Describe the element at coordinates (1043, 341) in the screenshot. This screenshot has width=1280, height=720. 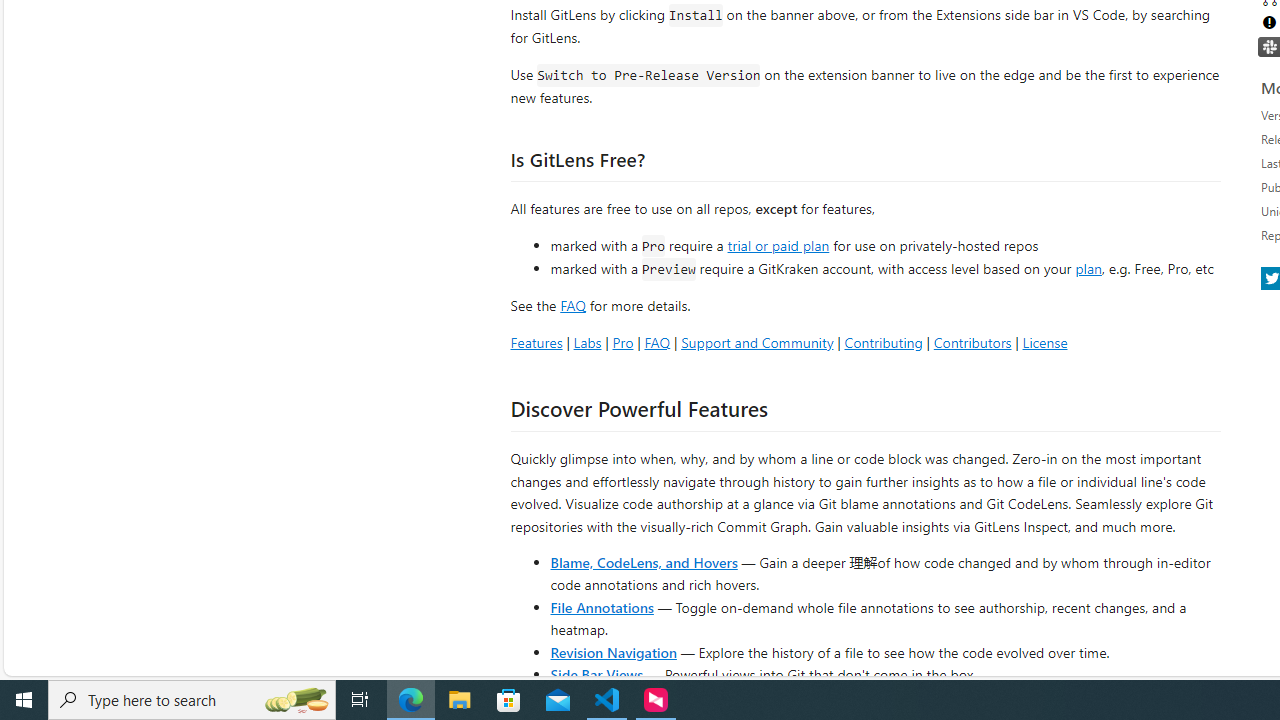
I see `'License'` at that location.